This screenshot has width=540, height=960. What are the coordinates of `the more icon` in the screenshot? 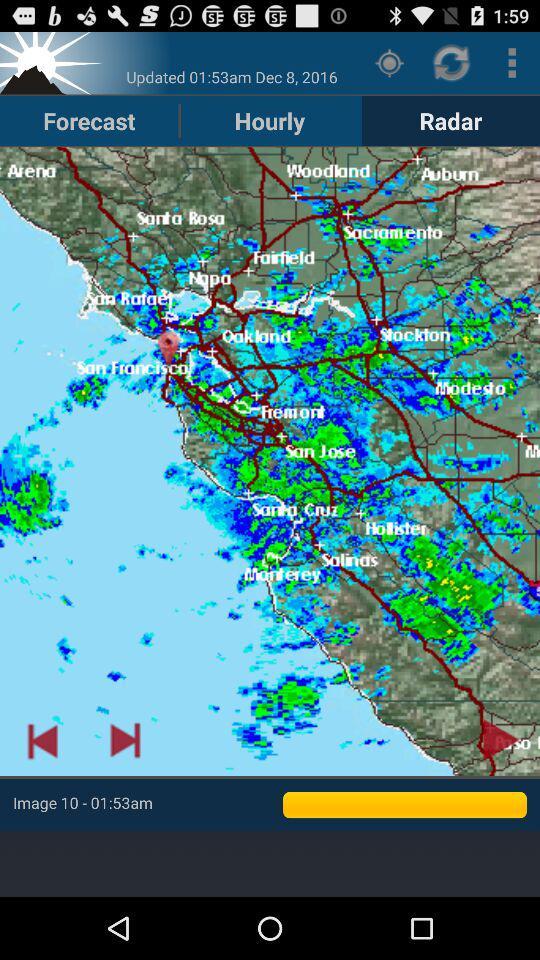 It's located at (512, 67).